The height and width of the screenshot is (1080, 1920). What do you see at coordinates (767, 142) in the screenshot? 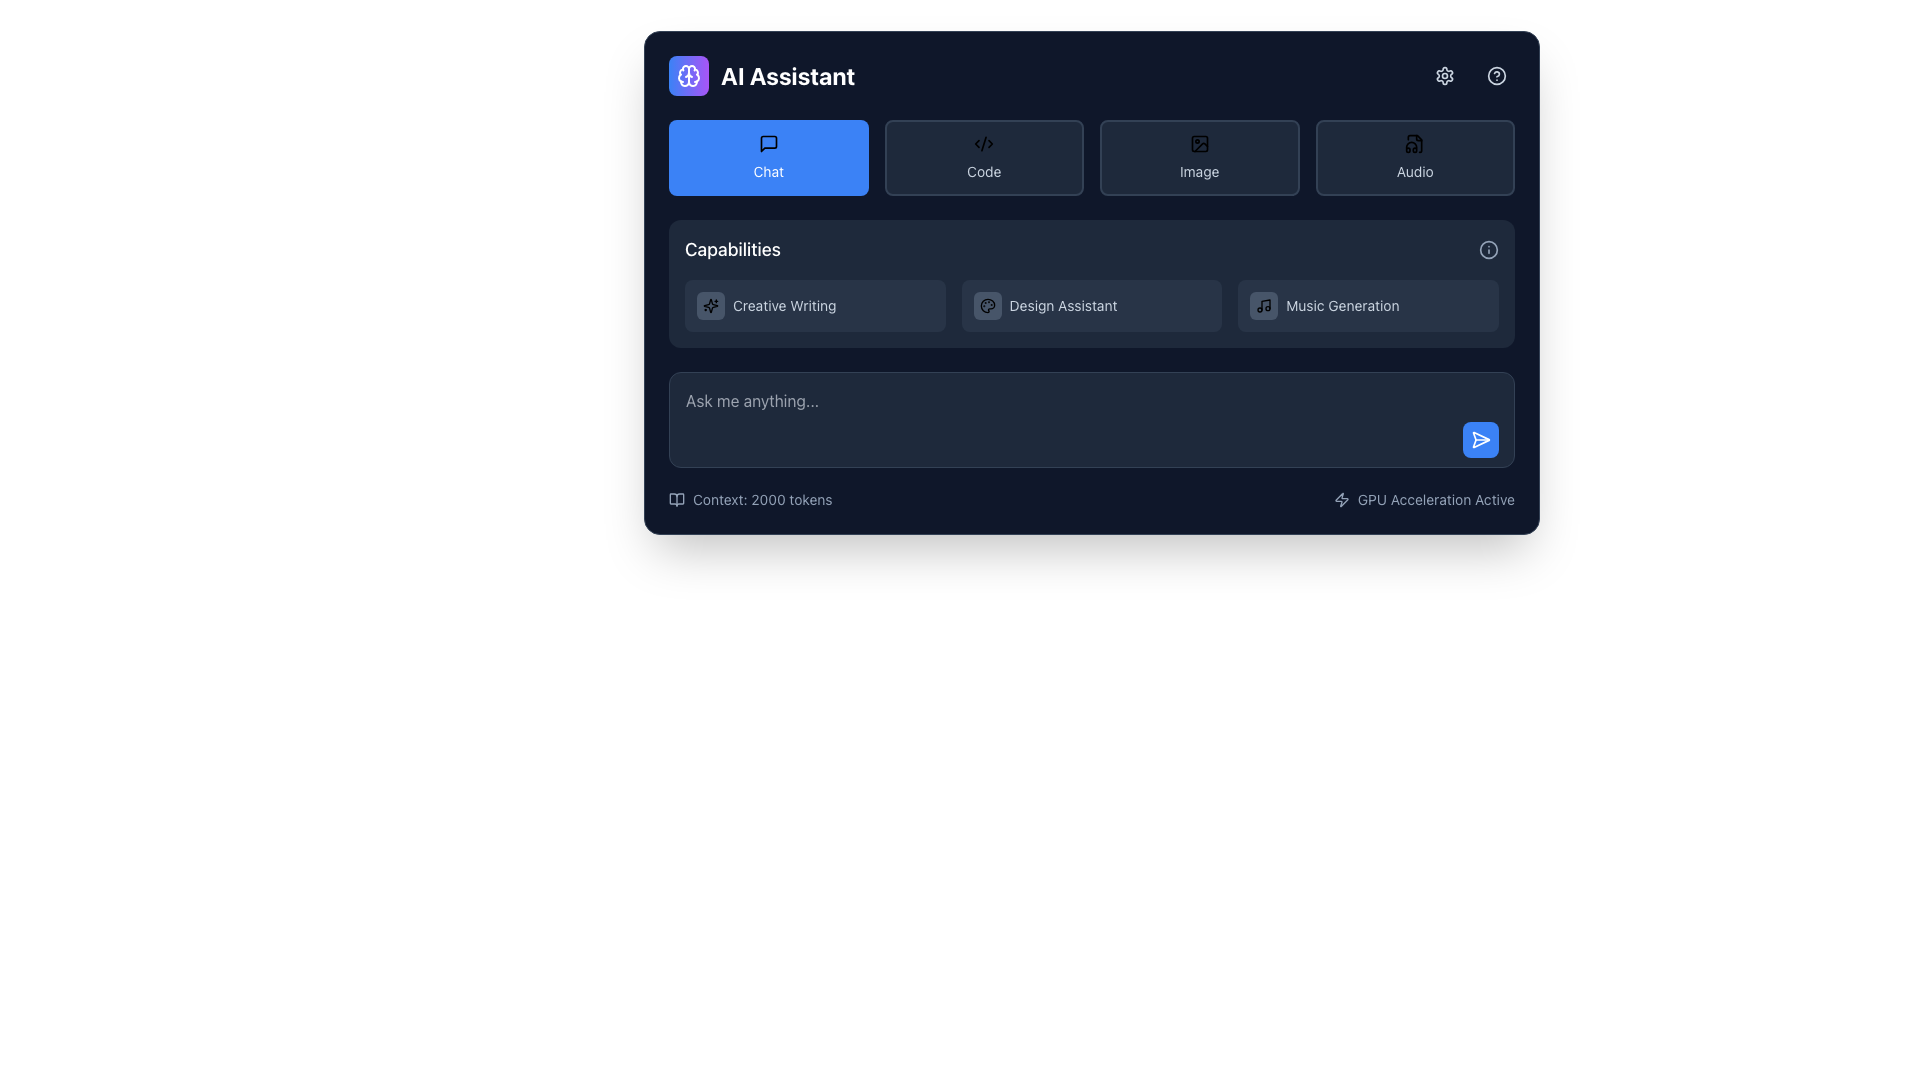
I see `the chat bubble icon located within the 'Chat' button at the top-left corner of the interface` at bounding box center [767, 142].